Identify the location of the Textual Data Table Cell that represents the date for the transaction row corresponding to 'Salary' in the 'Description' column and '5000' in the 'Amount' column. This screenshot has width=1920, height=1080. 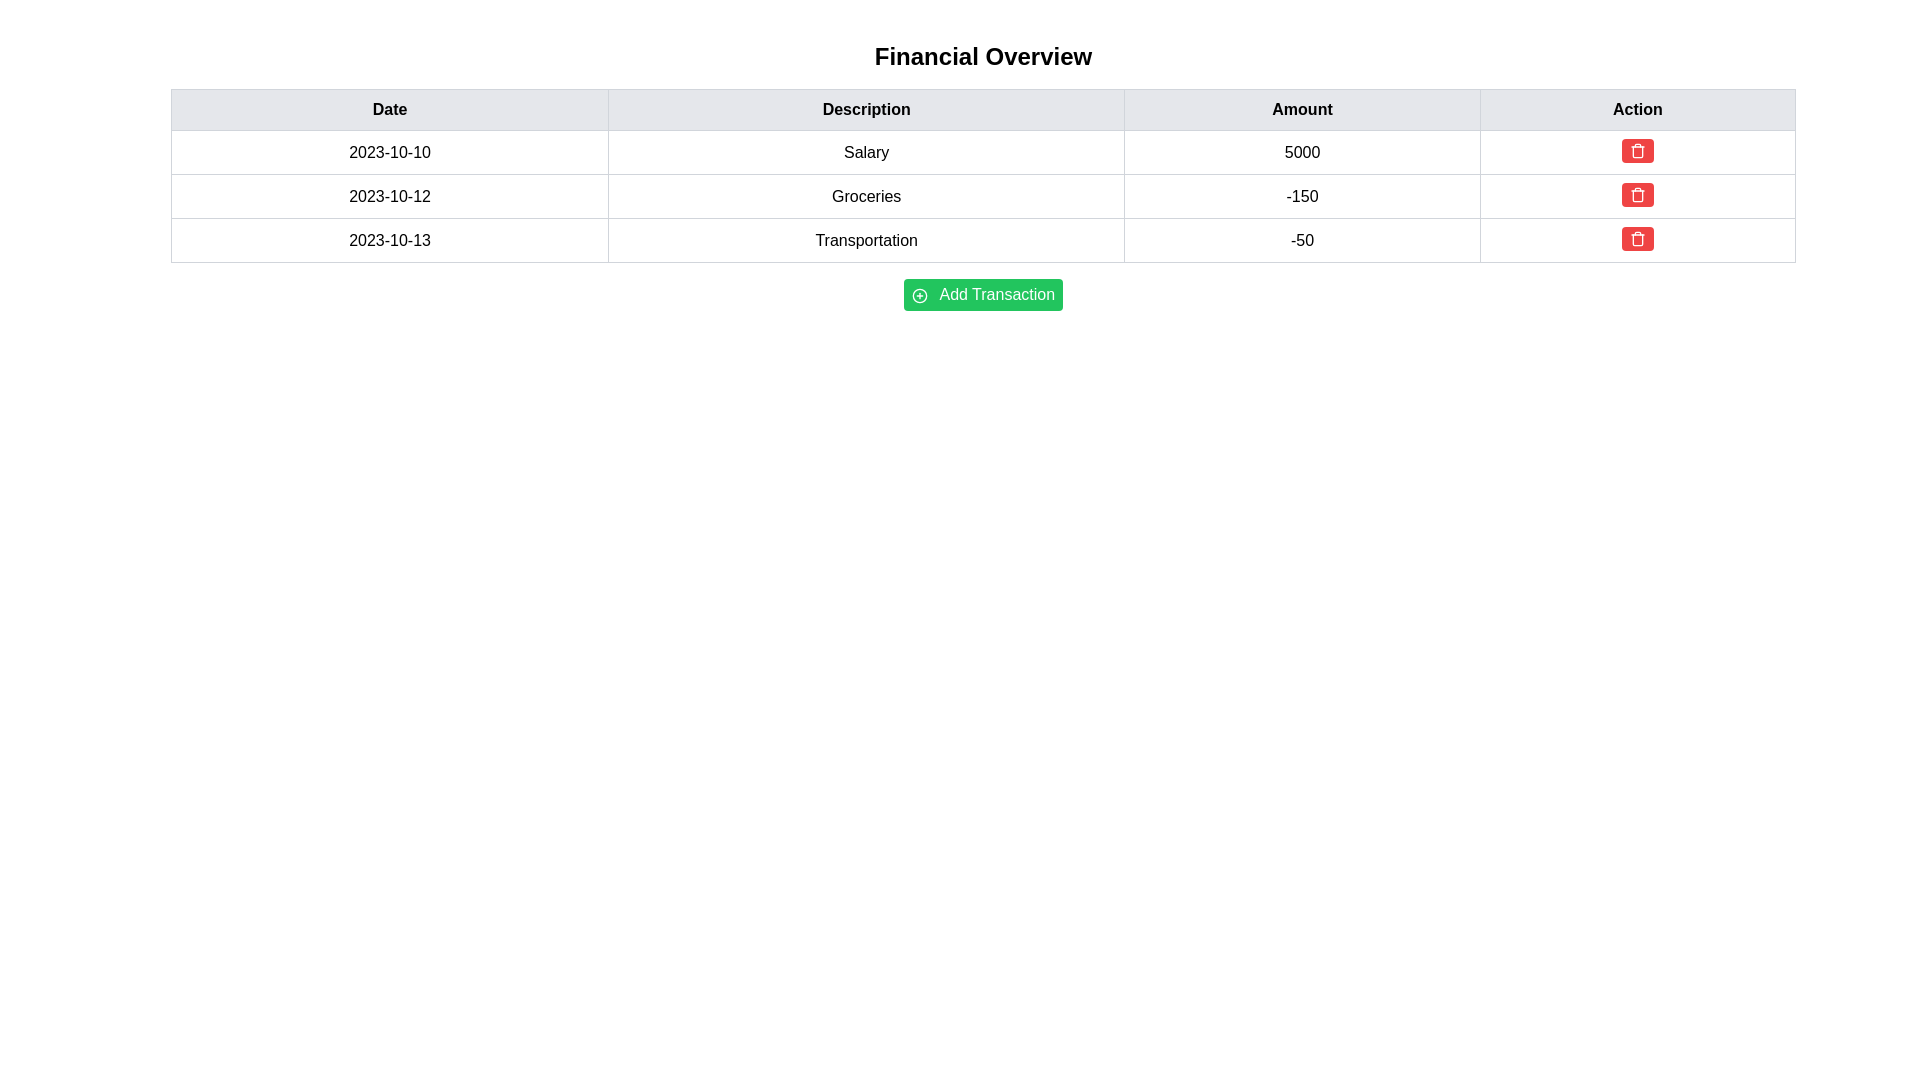
(390, 151).